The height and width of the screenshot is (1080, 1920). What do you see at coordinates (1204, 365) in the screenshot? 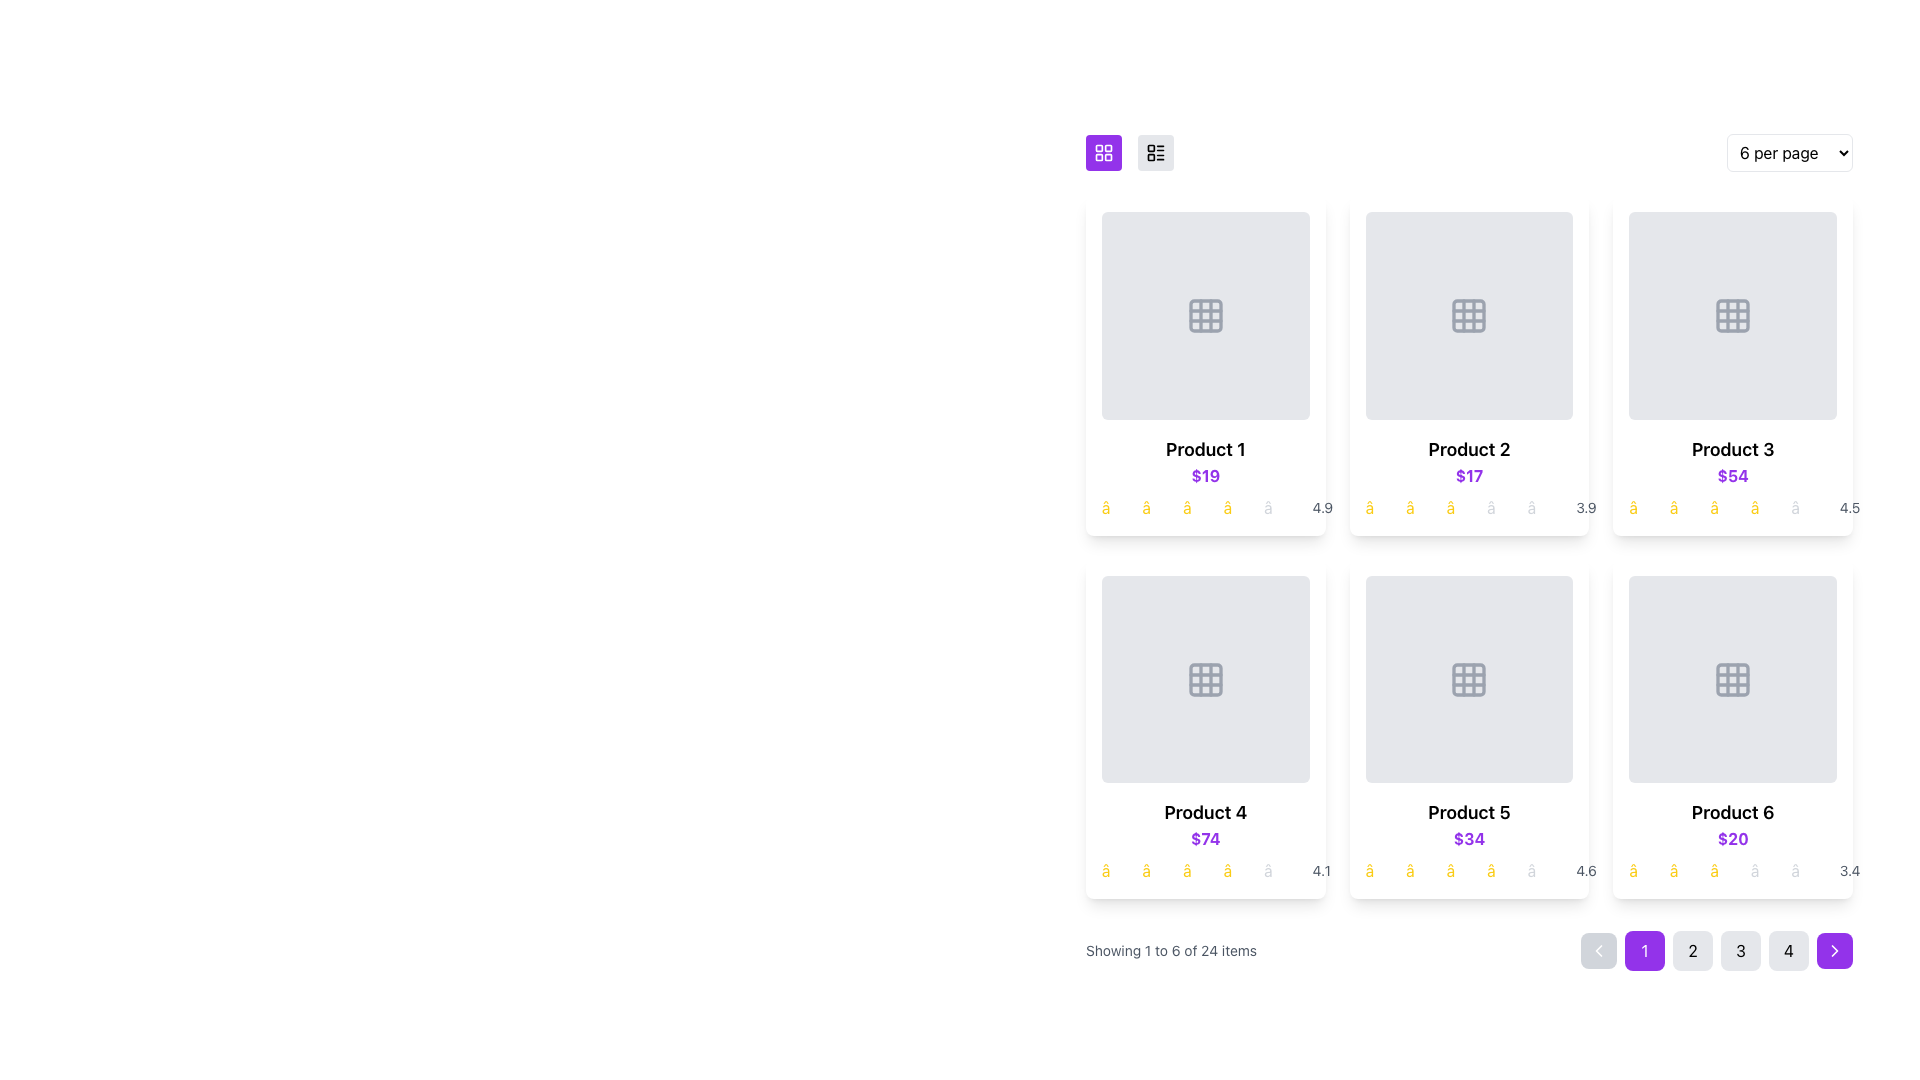
I see `the first Product Card in the grid layout` at bounding box center [1204, 365].